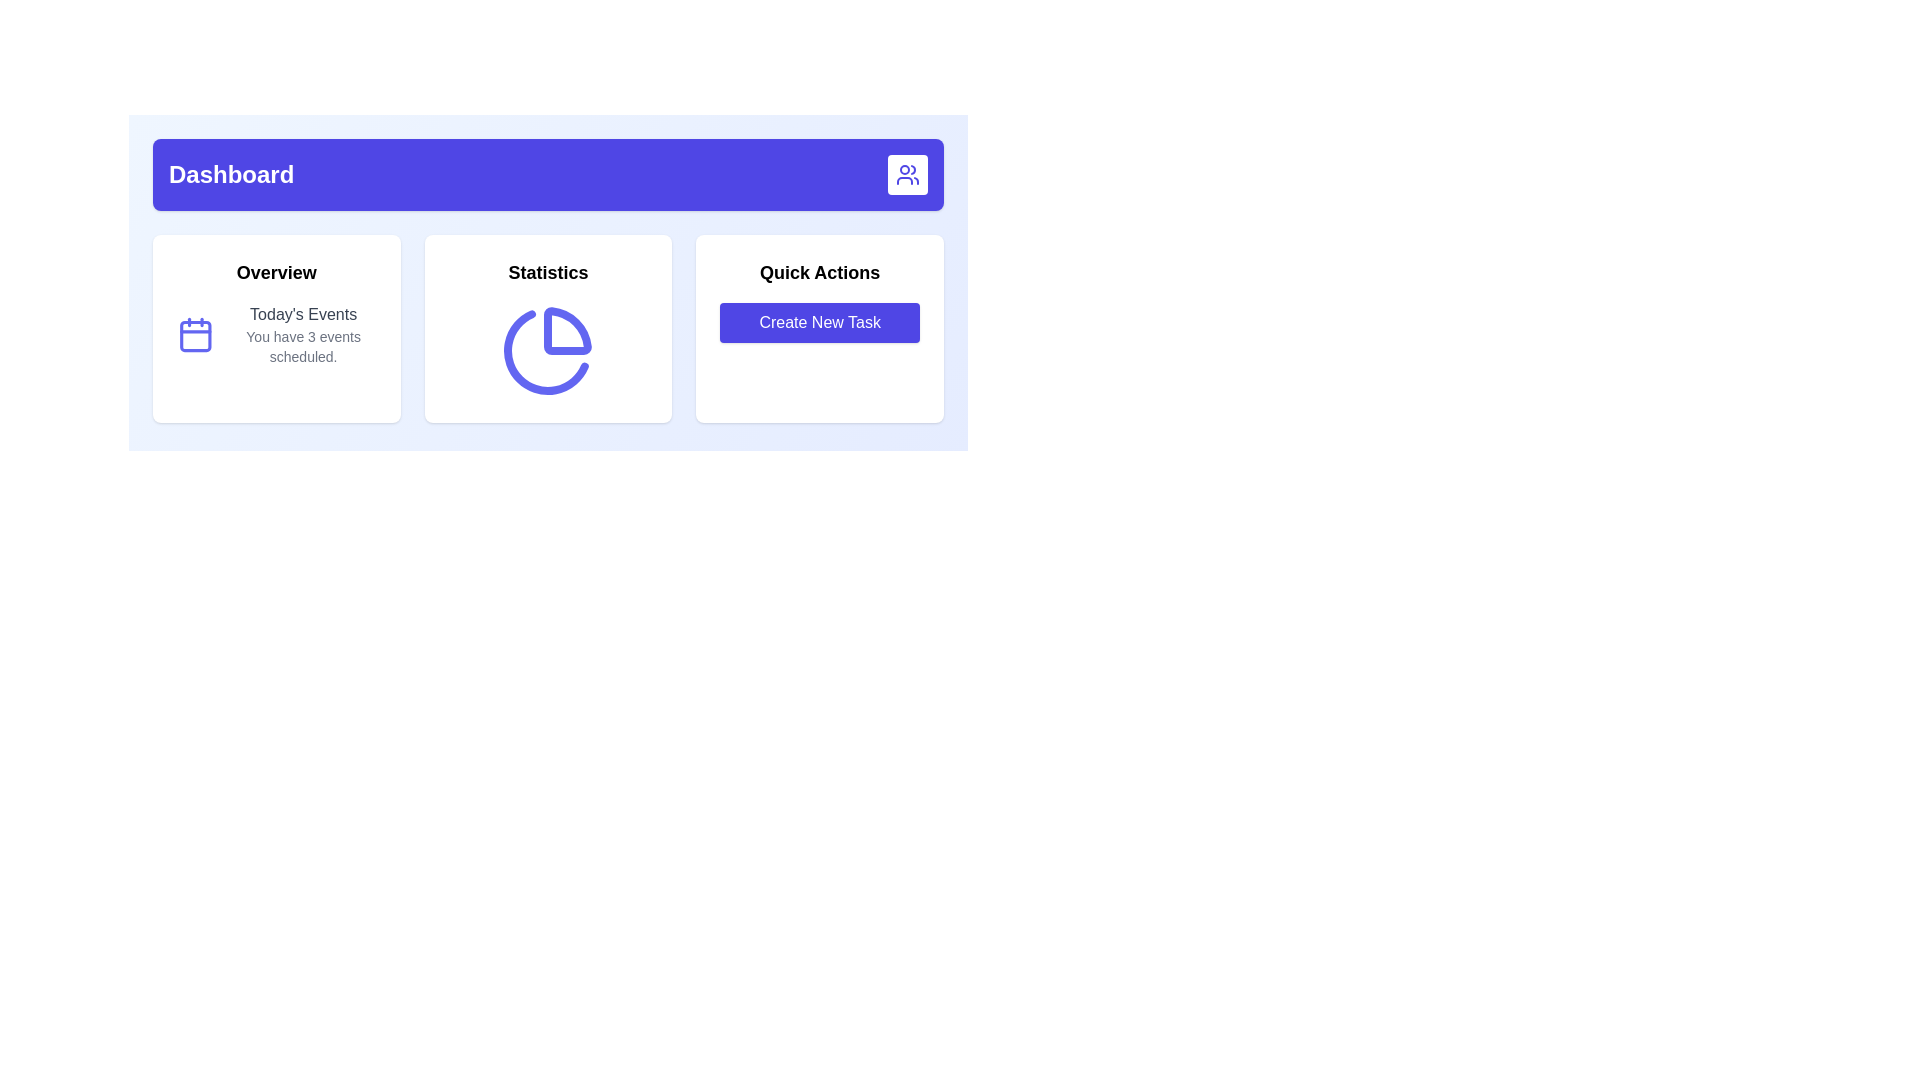  I want to click on the 'Create New Task' button, which is a rectangular button with white text on a bold indigo background, located in the 'Quick Actions' section, so click(820, 322).